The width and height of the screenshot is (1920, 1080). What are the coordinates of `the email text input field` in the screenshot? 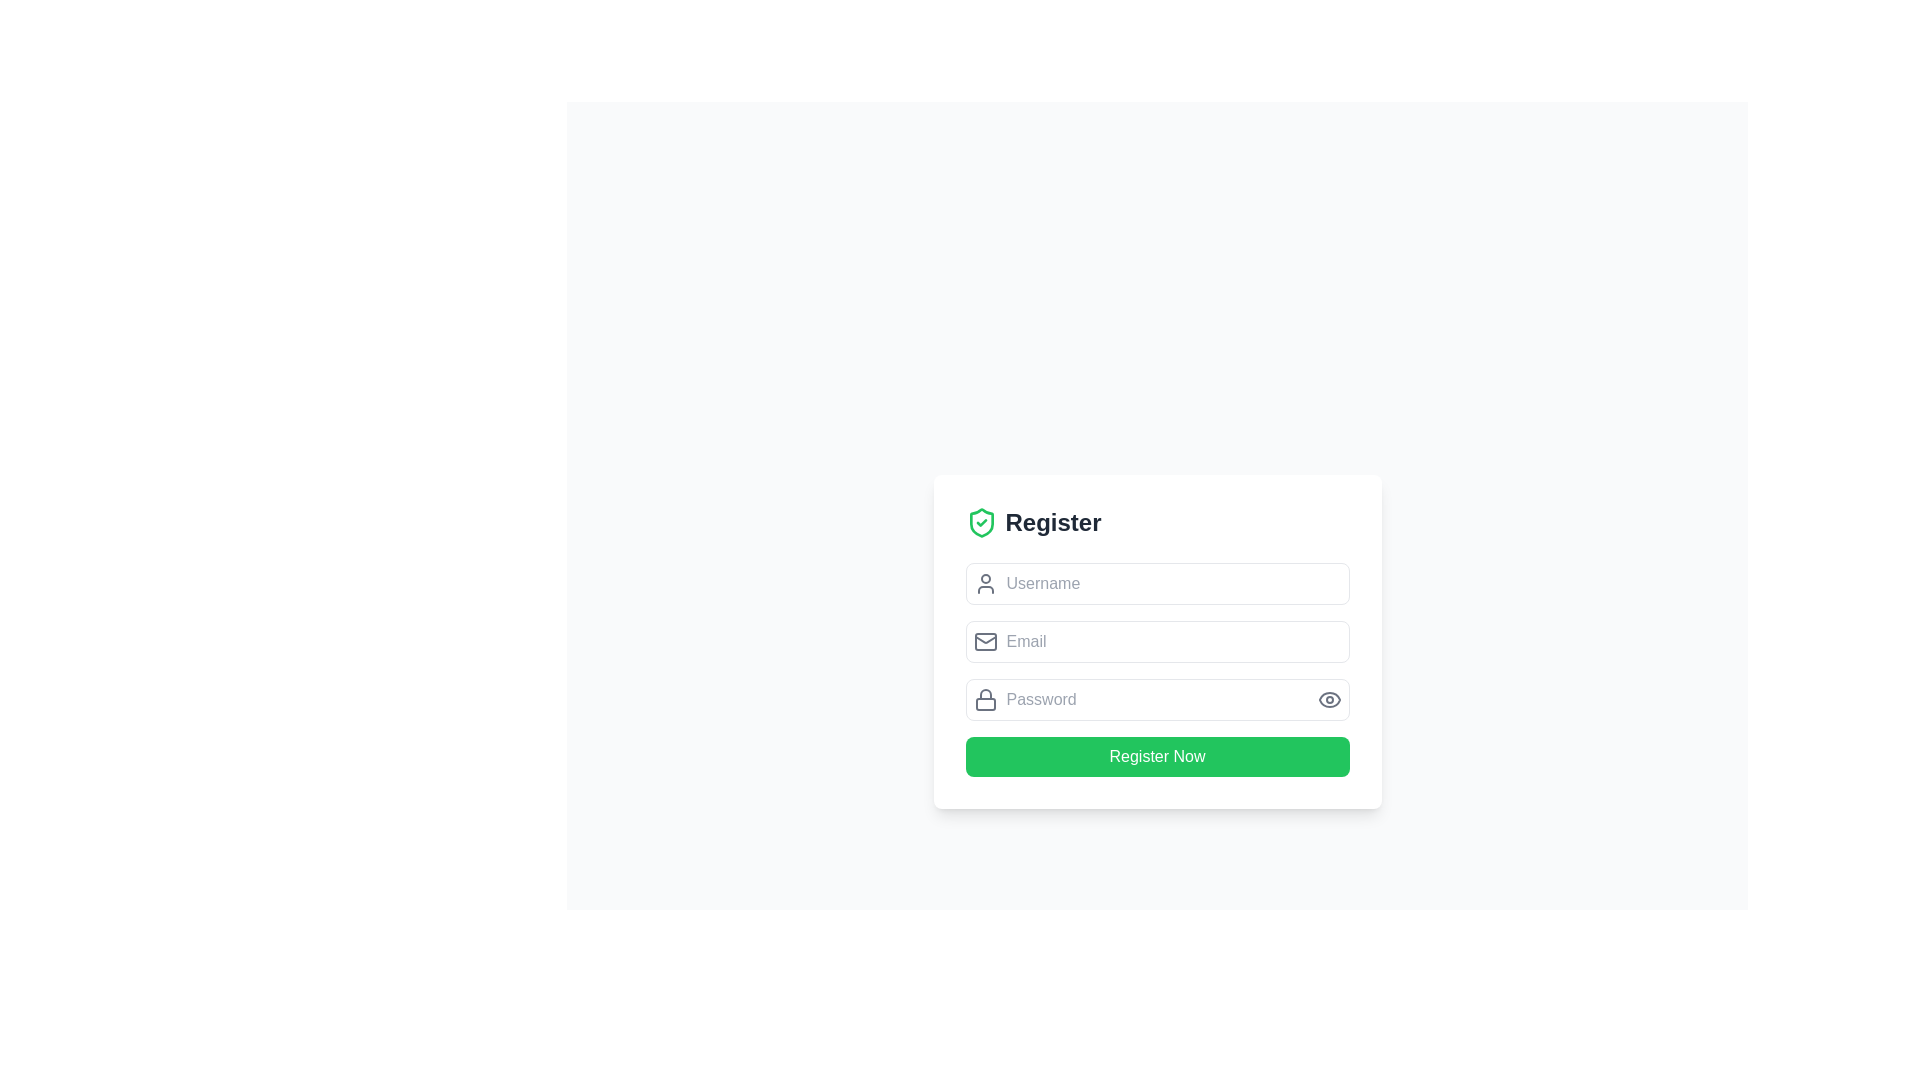 It's located at (1157, 641).